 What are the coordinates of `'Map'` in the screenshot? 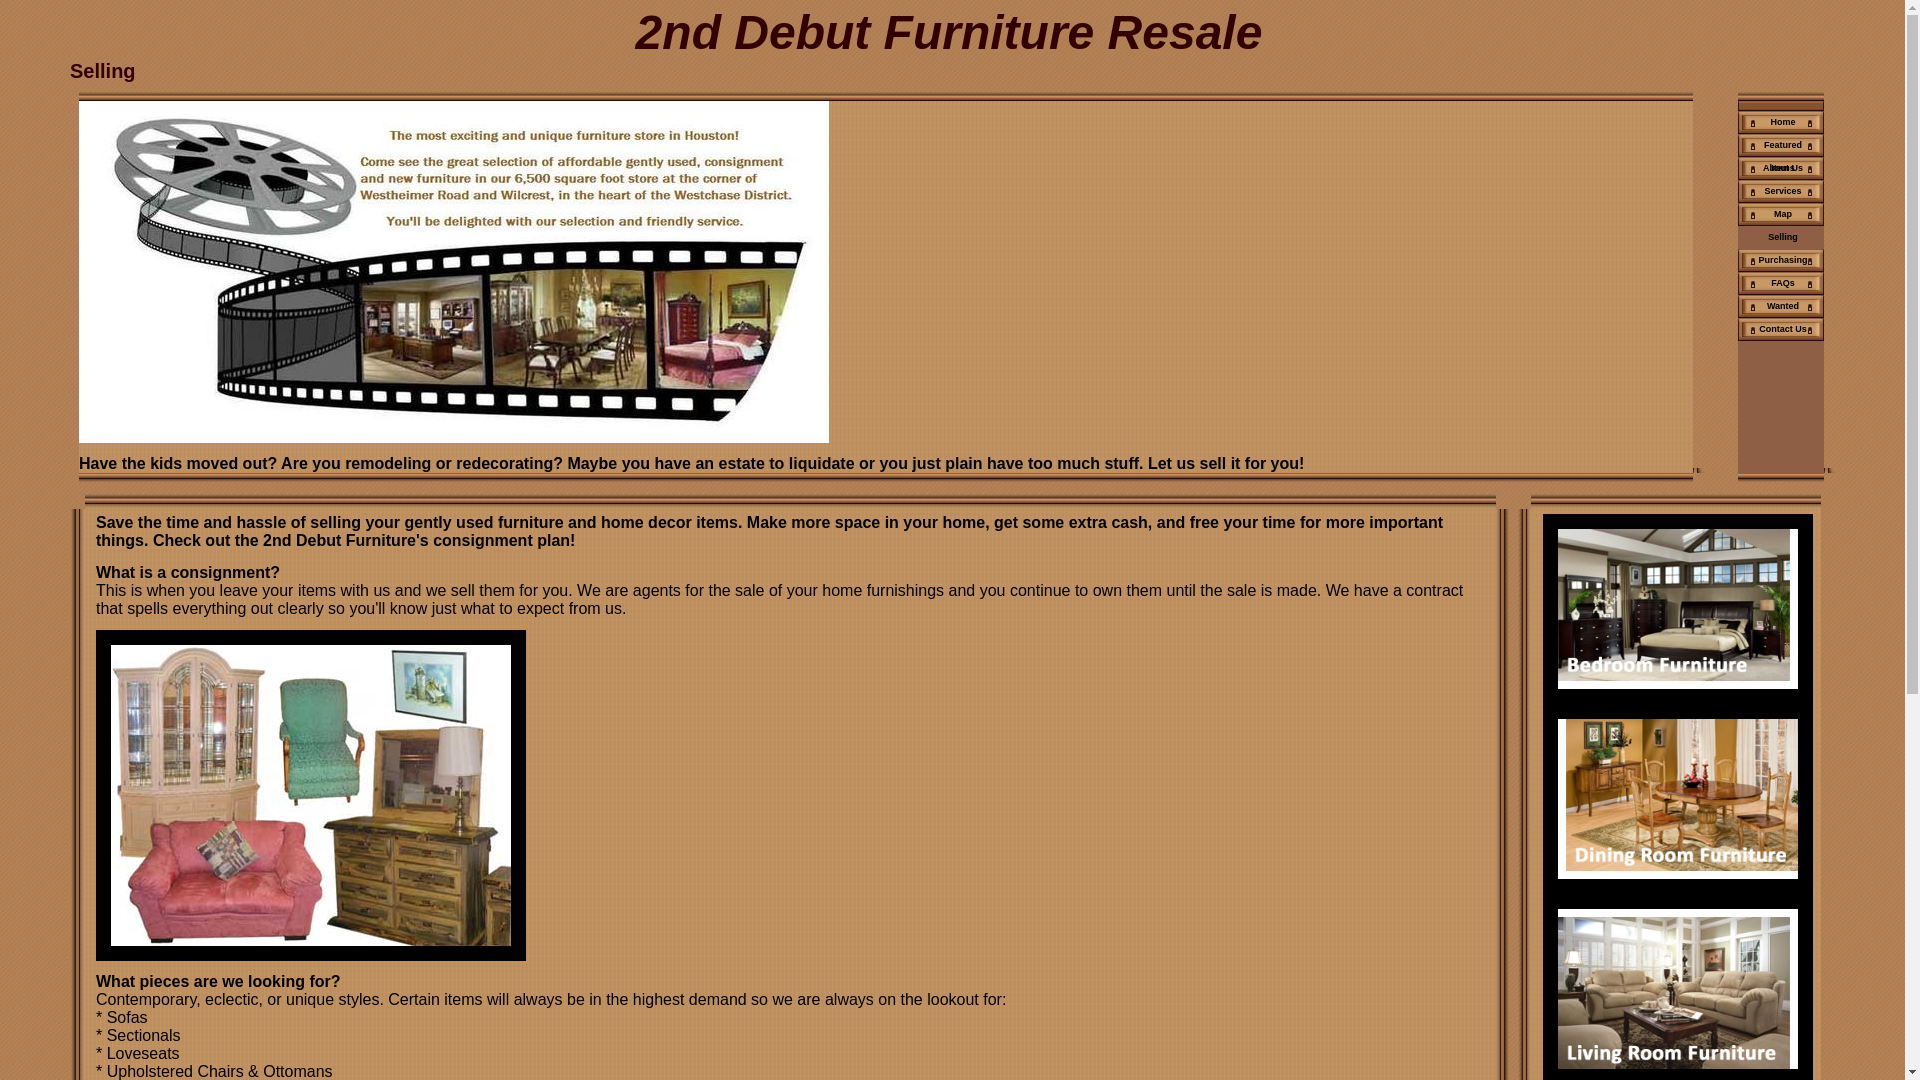 It's located at (1780, 214).